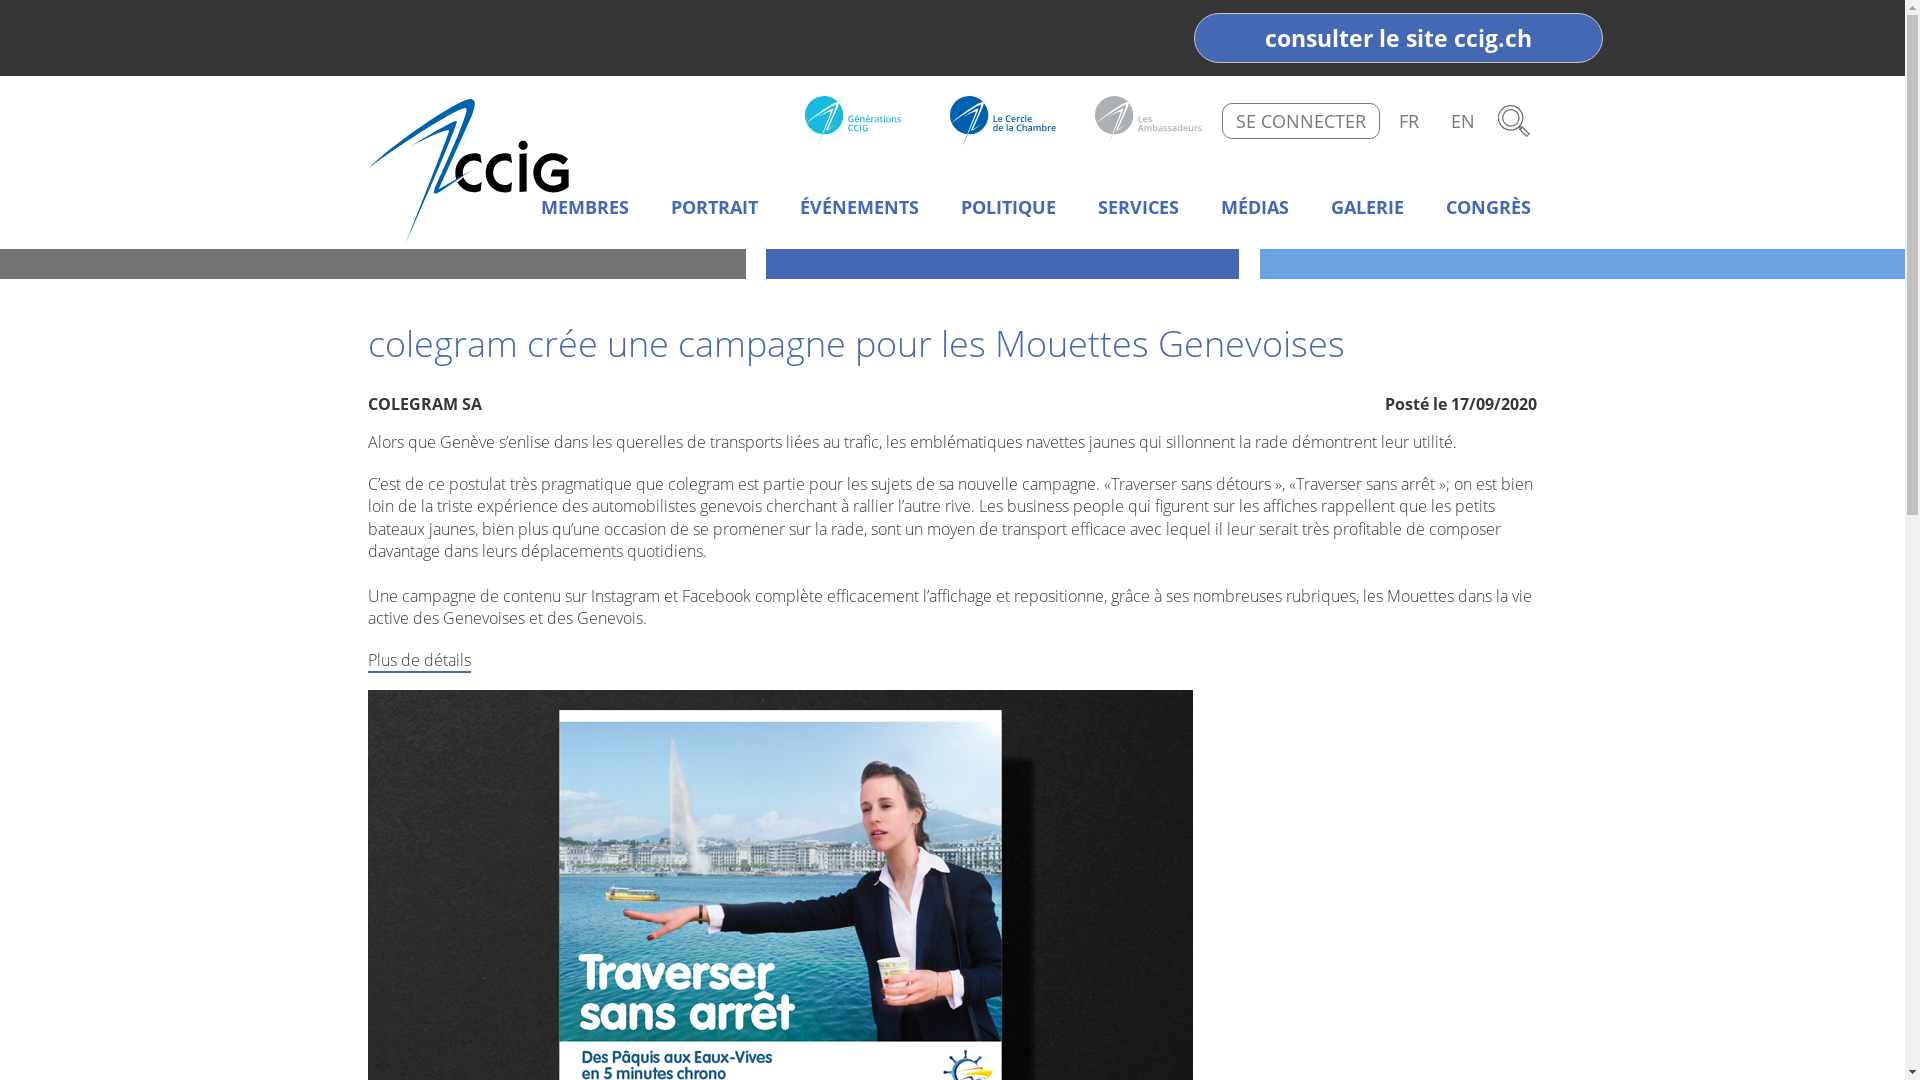  Describe the element at coordinates (1008, 208) in the screenshot. I see `'POLITIQUE'` at that location.